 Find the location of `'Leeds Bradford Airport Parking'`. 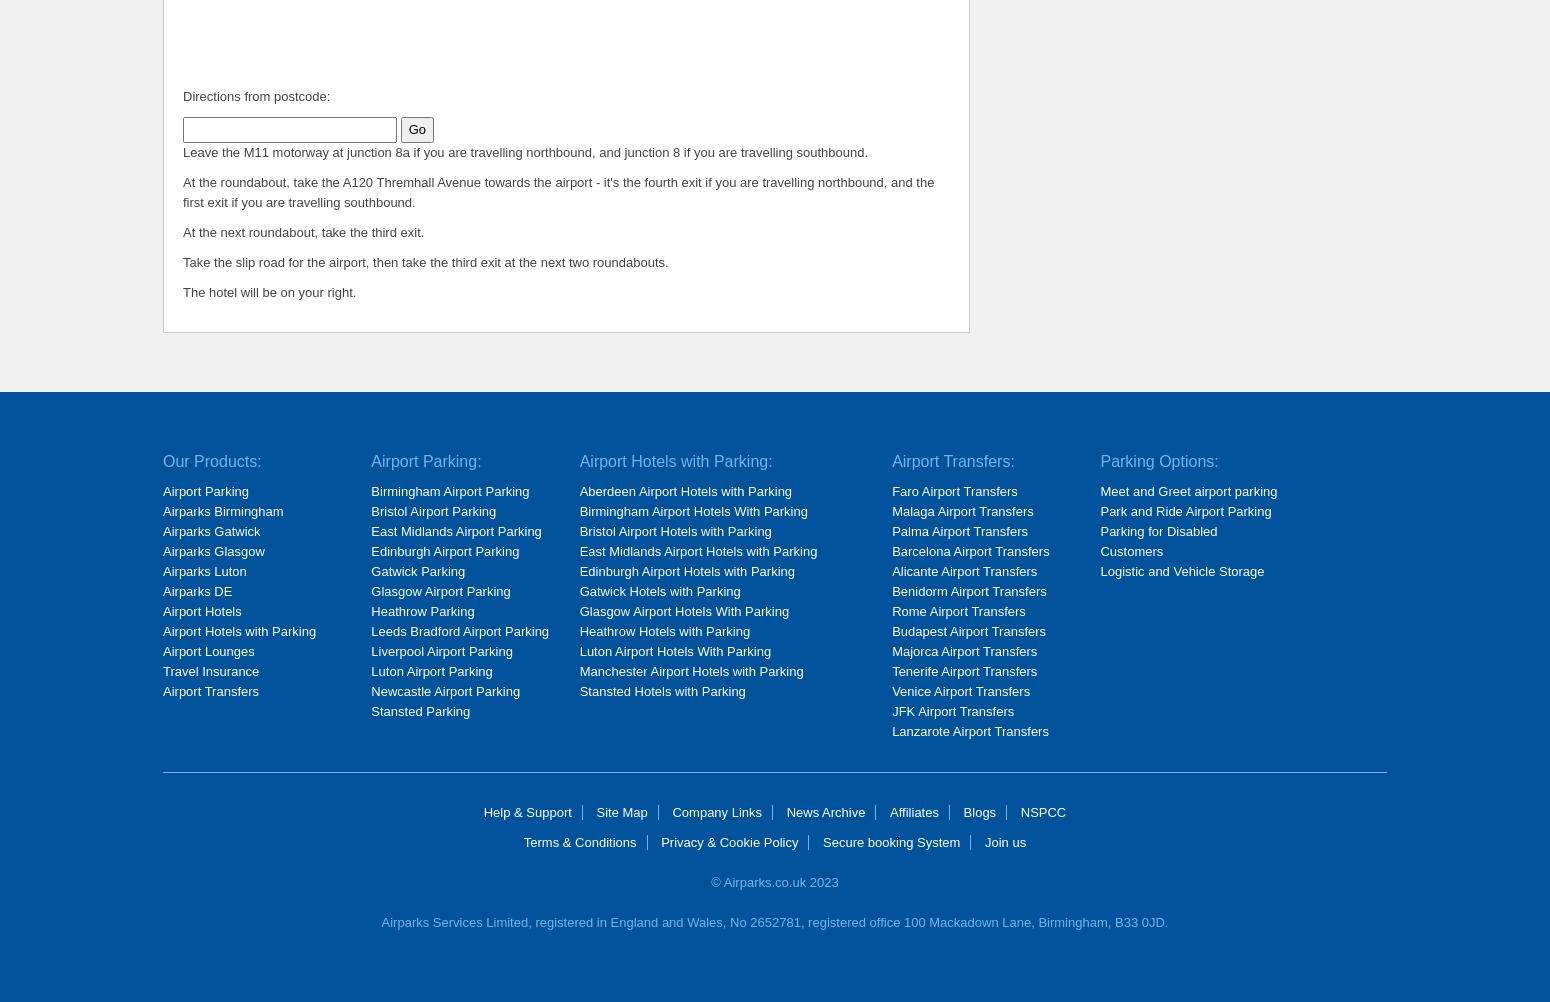

'Leeds Bradford Airport Parking' is located at coordinates (460, 630).